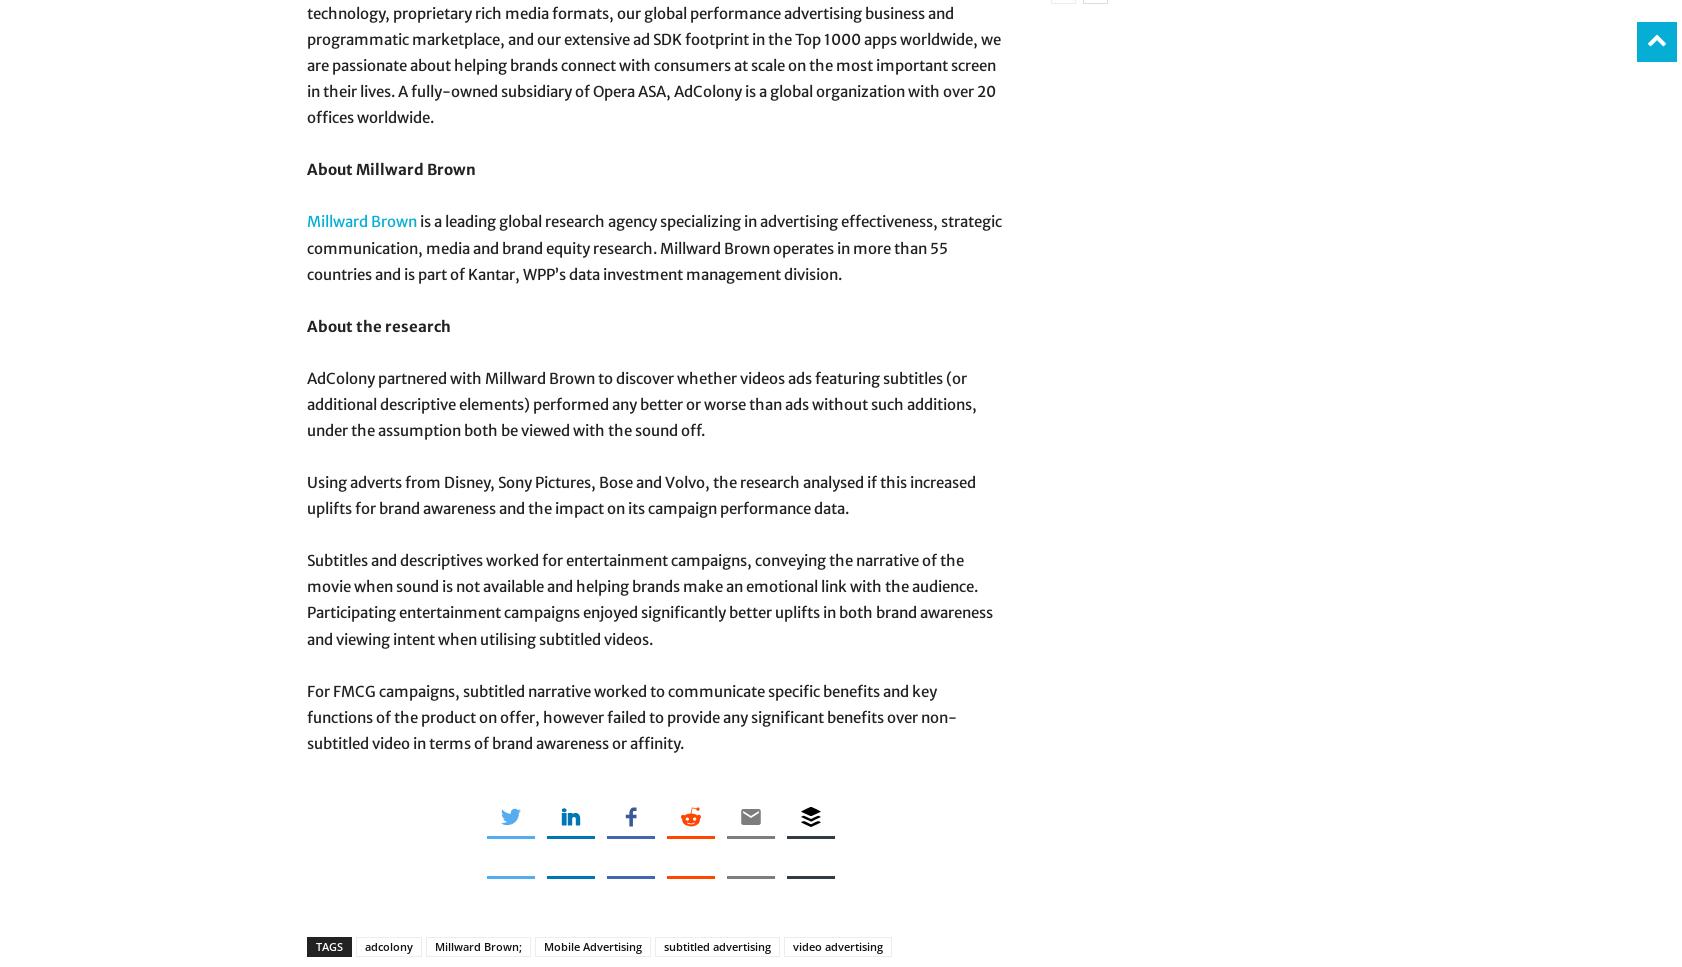 This screenshot has height=967, width=1682. Describe the element at coordinates (593, 944) in the screenshot. I see `'Mobile Advertising'` at that location.